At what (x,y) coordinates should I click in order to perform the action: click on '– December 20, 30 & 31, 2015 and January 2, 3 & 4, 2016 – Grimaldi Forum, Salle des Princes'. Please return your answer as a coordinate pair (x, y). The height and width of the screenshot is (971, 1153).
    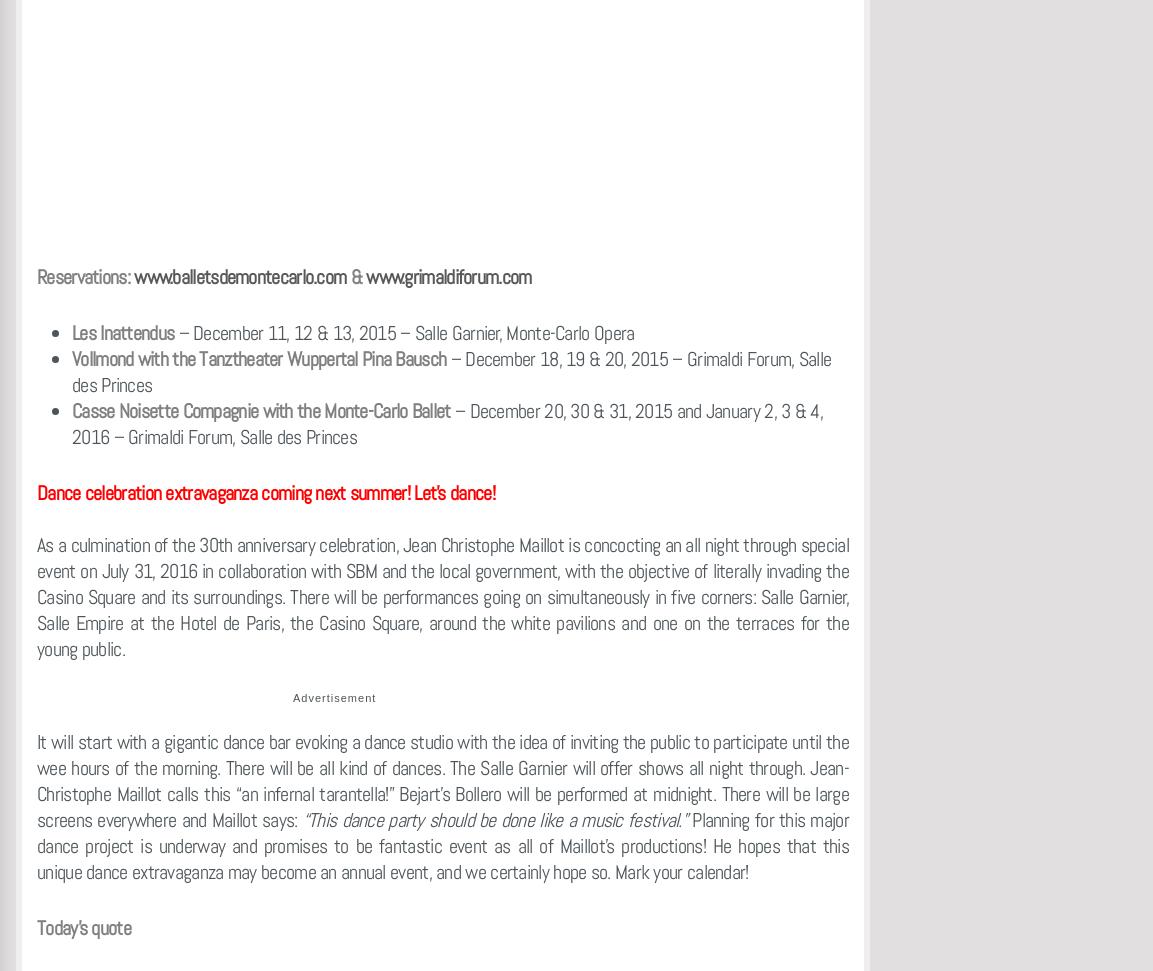
    Looking at the image, I should click on (447, 421).